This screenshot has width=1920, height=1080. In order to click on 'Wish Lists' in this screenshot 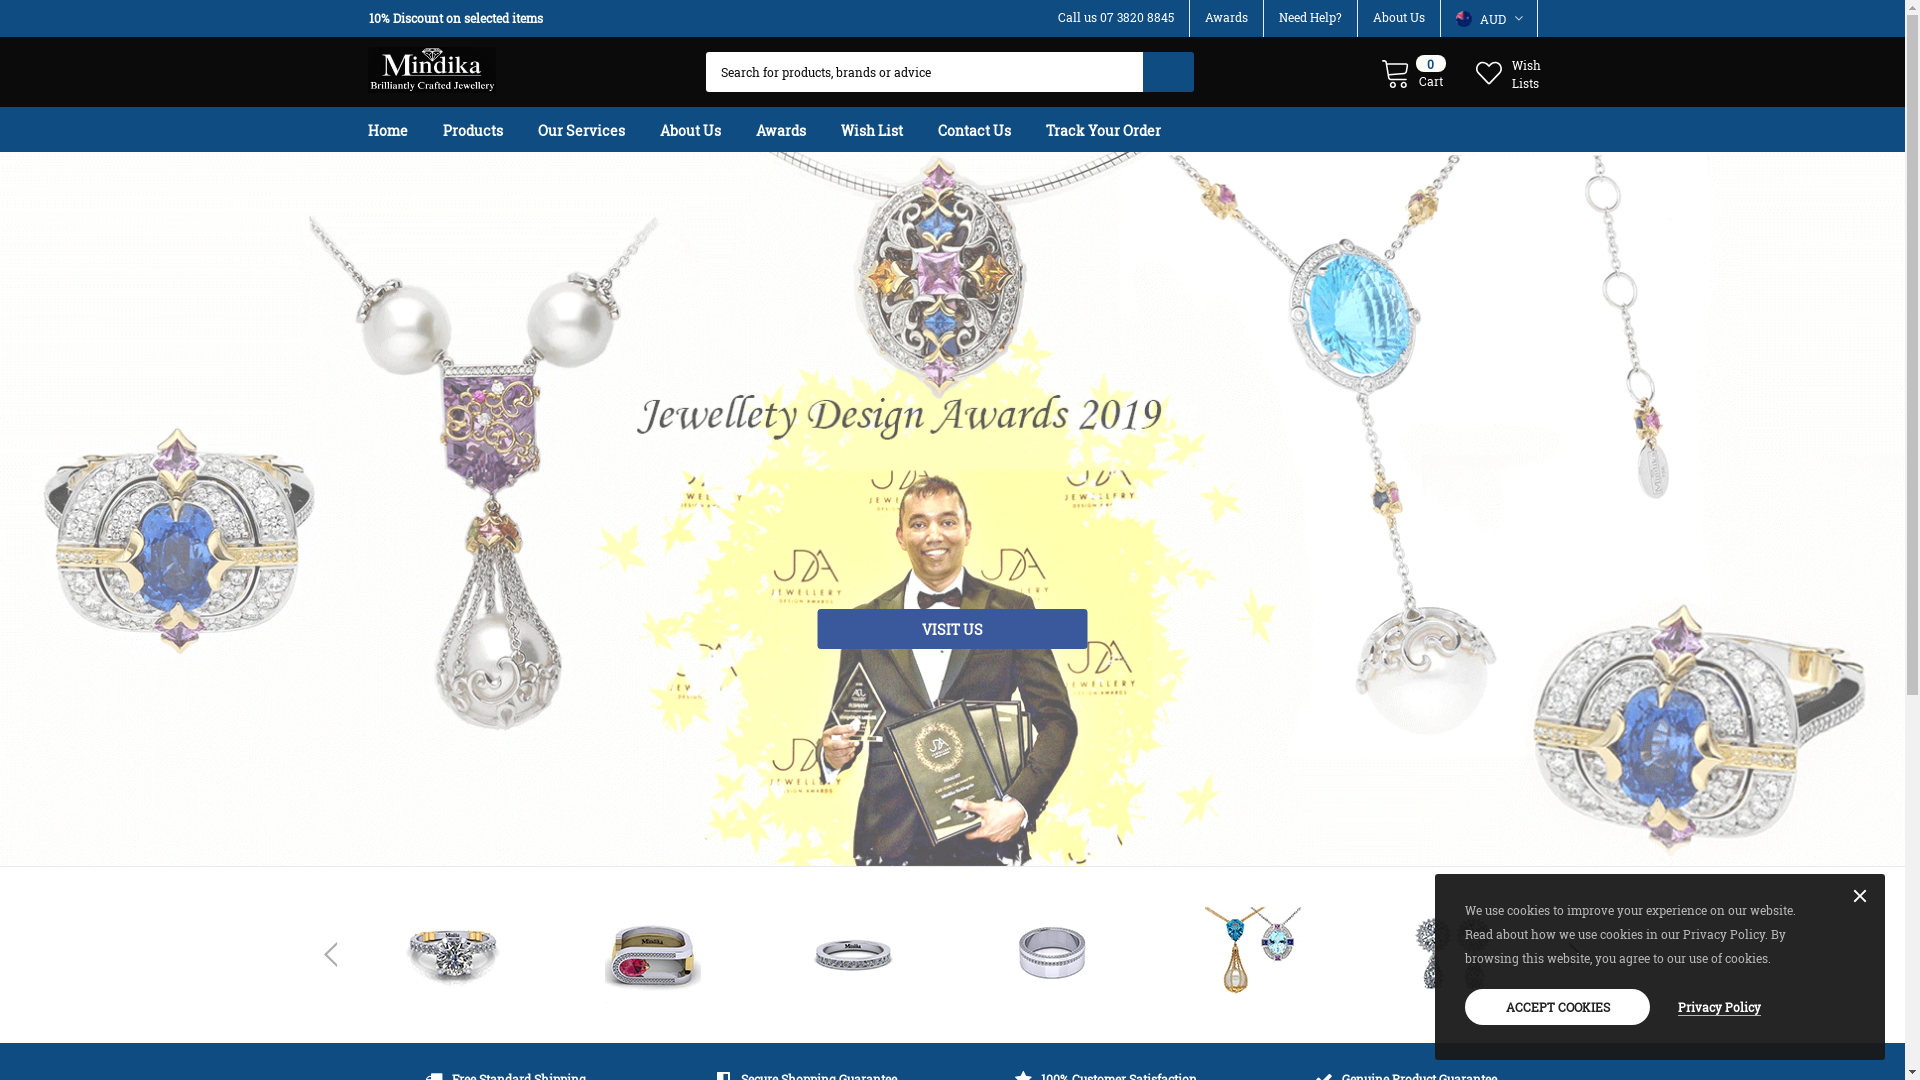, I will do `click(1510, 71)`.